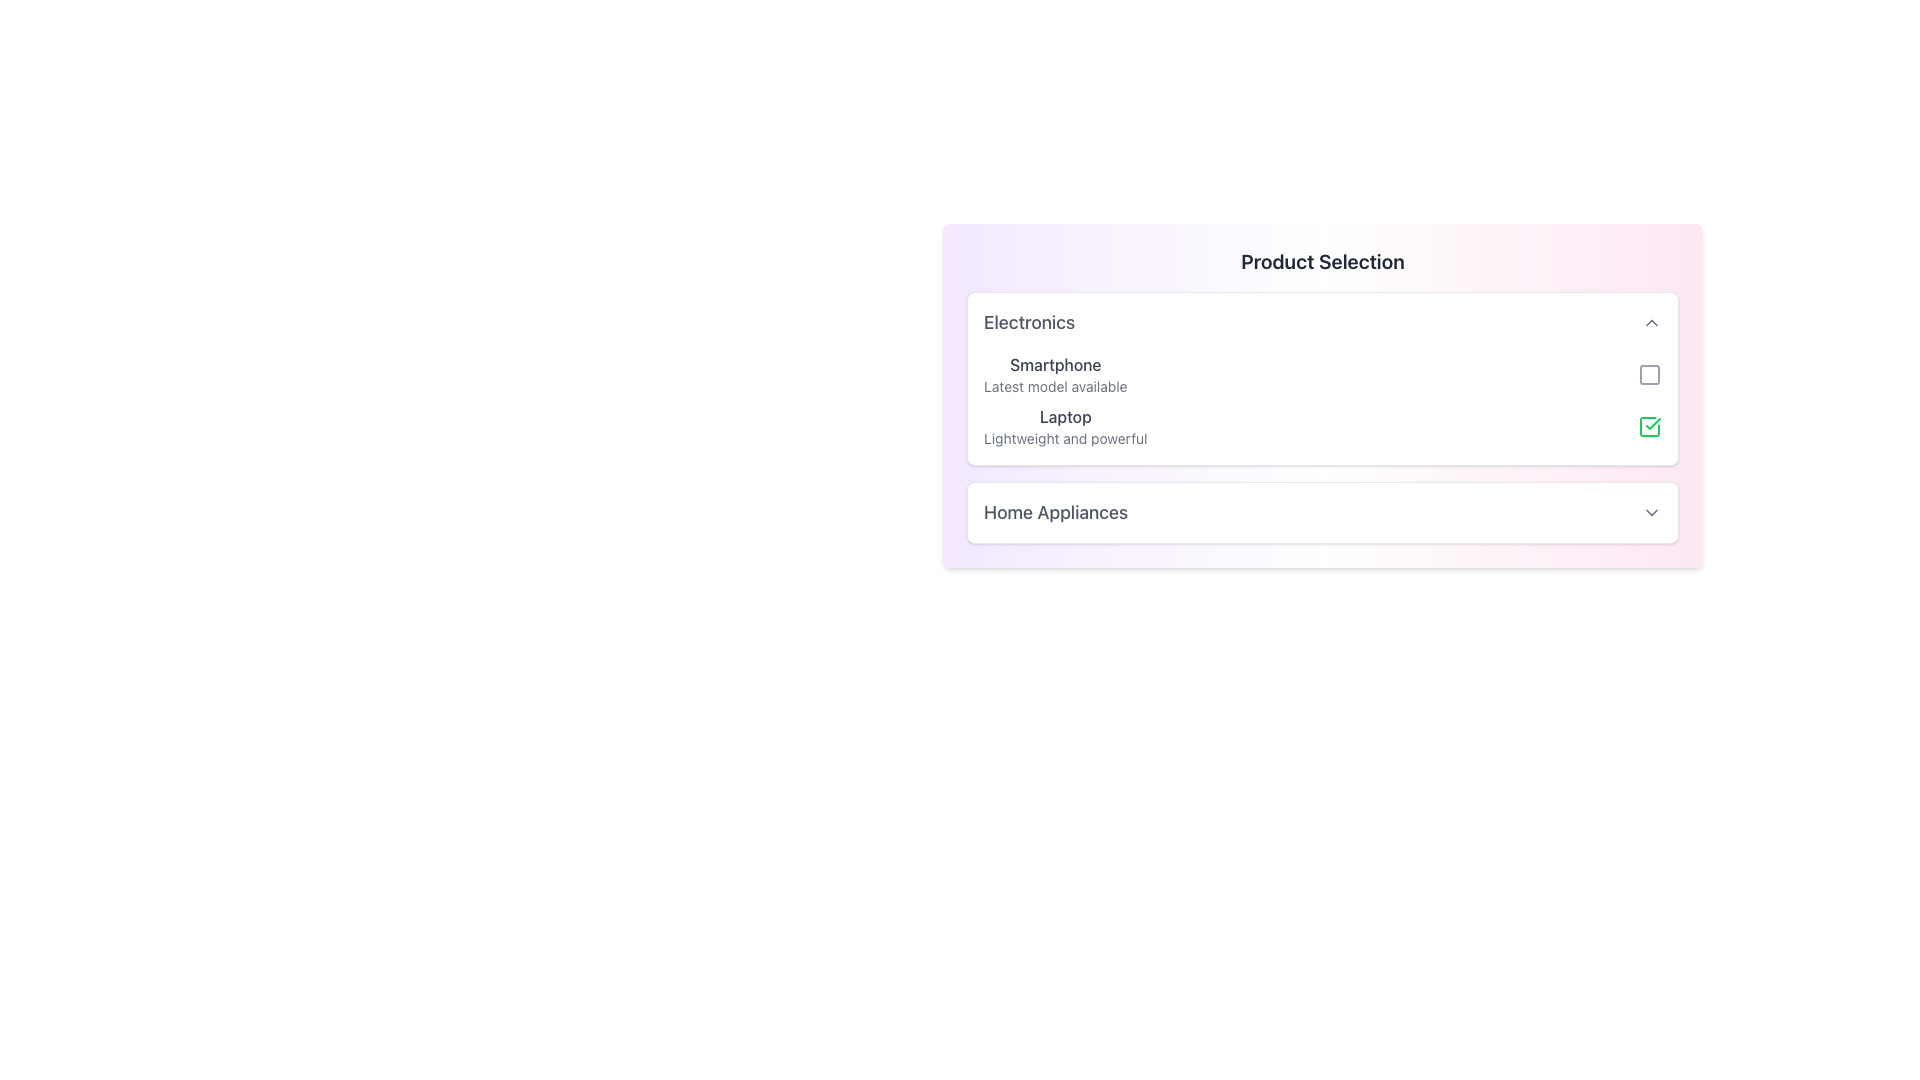  I want to click on the Static Text element that serves as a heading or categorization label in the 'Product Selection' panel, located in the upper-left corner of the panel, so click(1029, 322).